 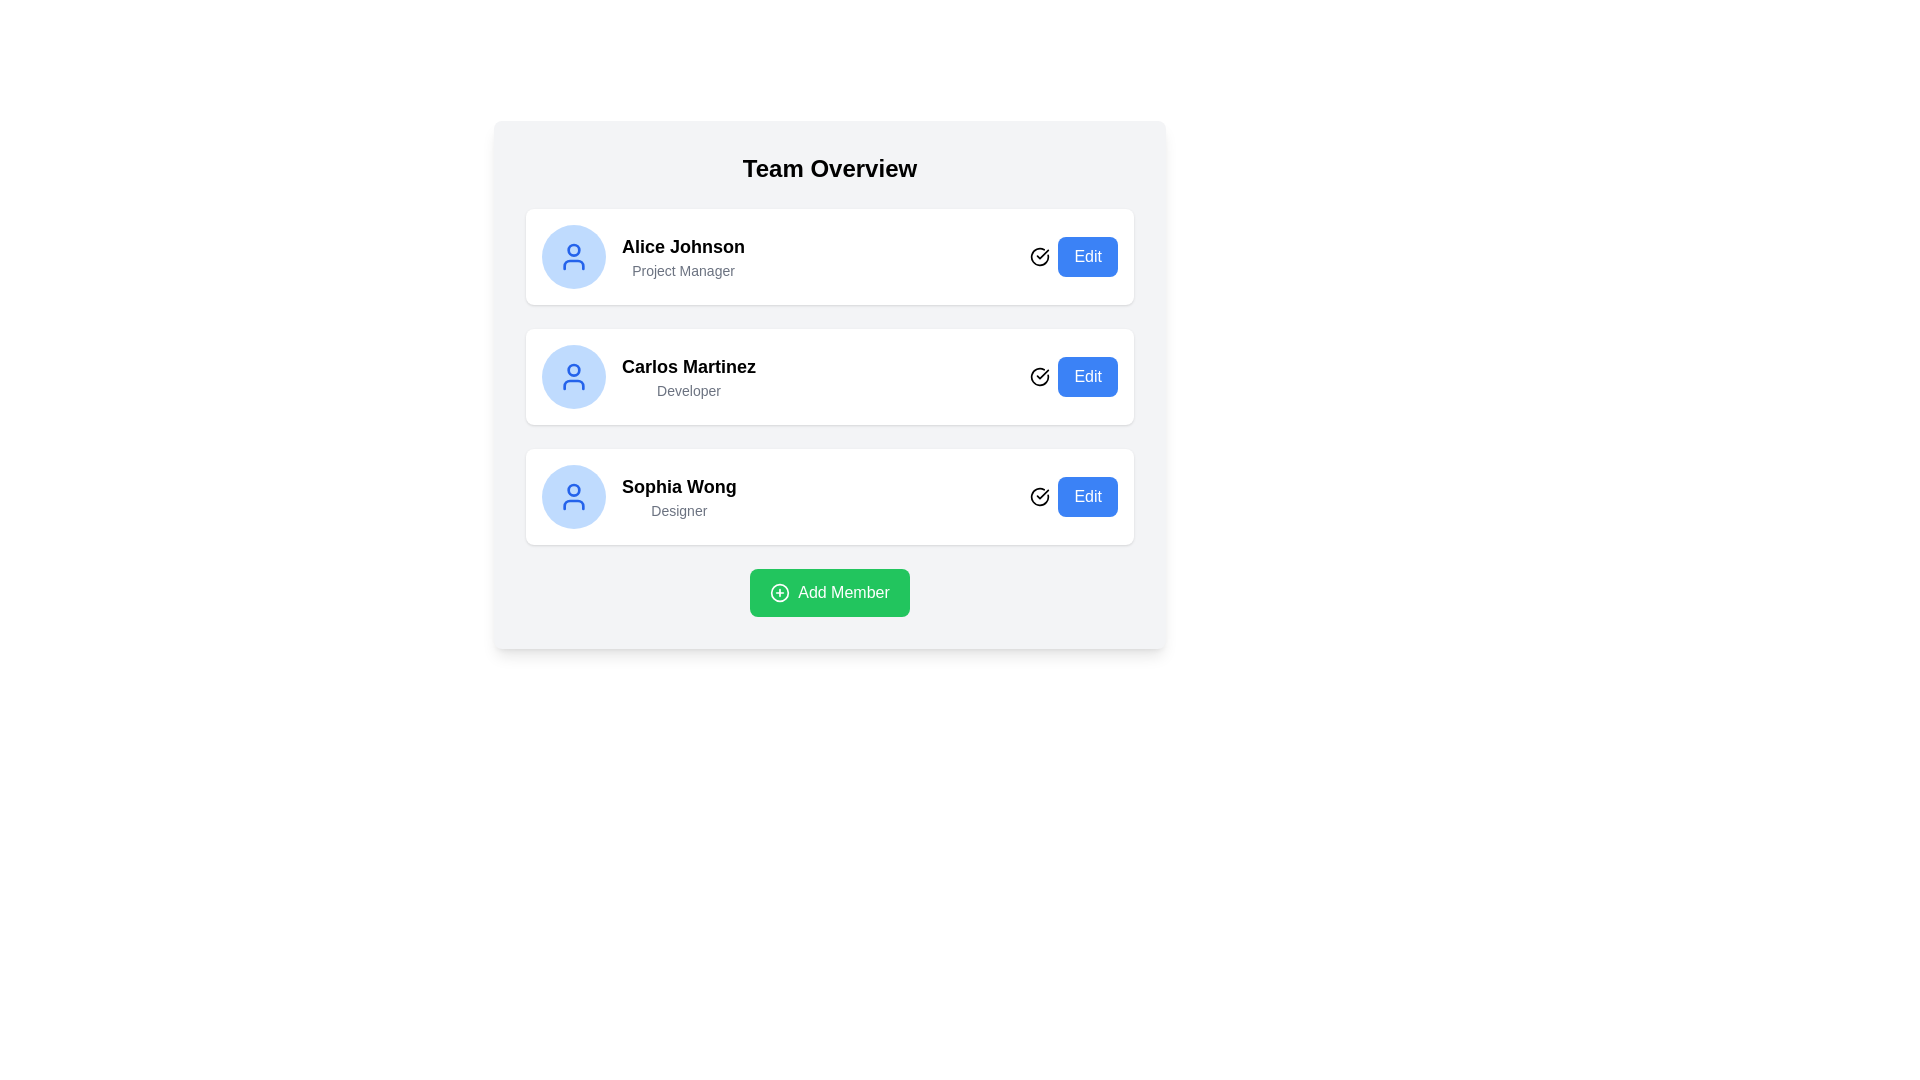 What do you see at coordinates (830, 256) in the screenshot?
I see `the first Profile Card in the vertically stacked list, which displays a team member's name and role` at bounding box center [830, 256].